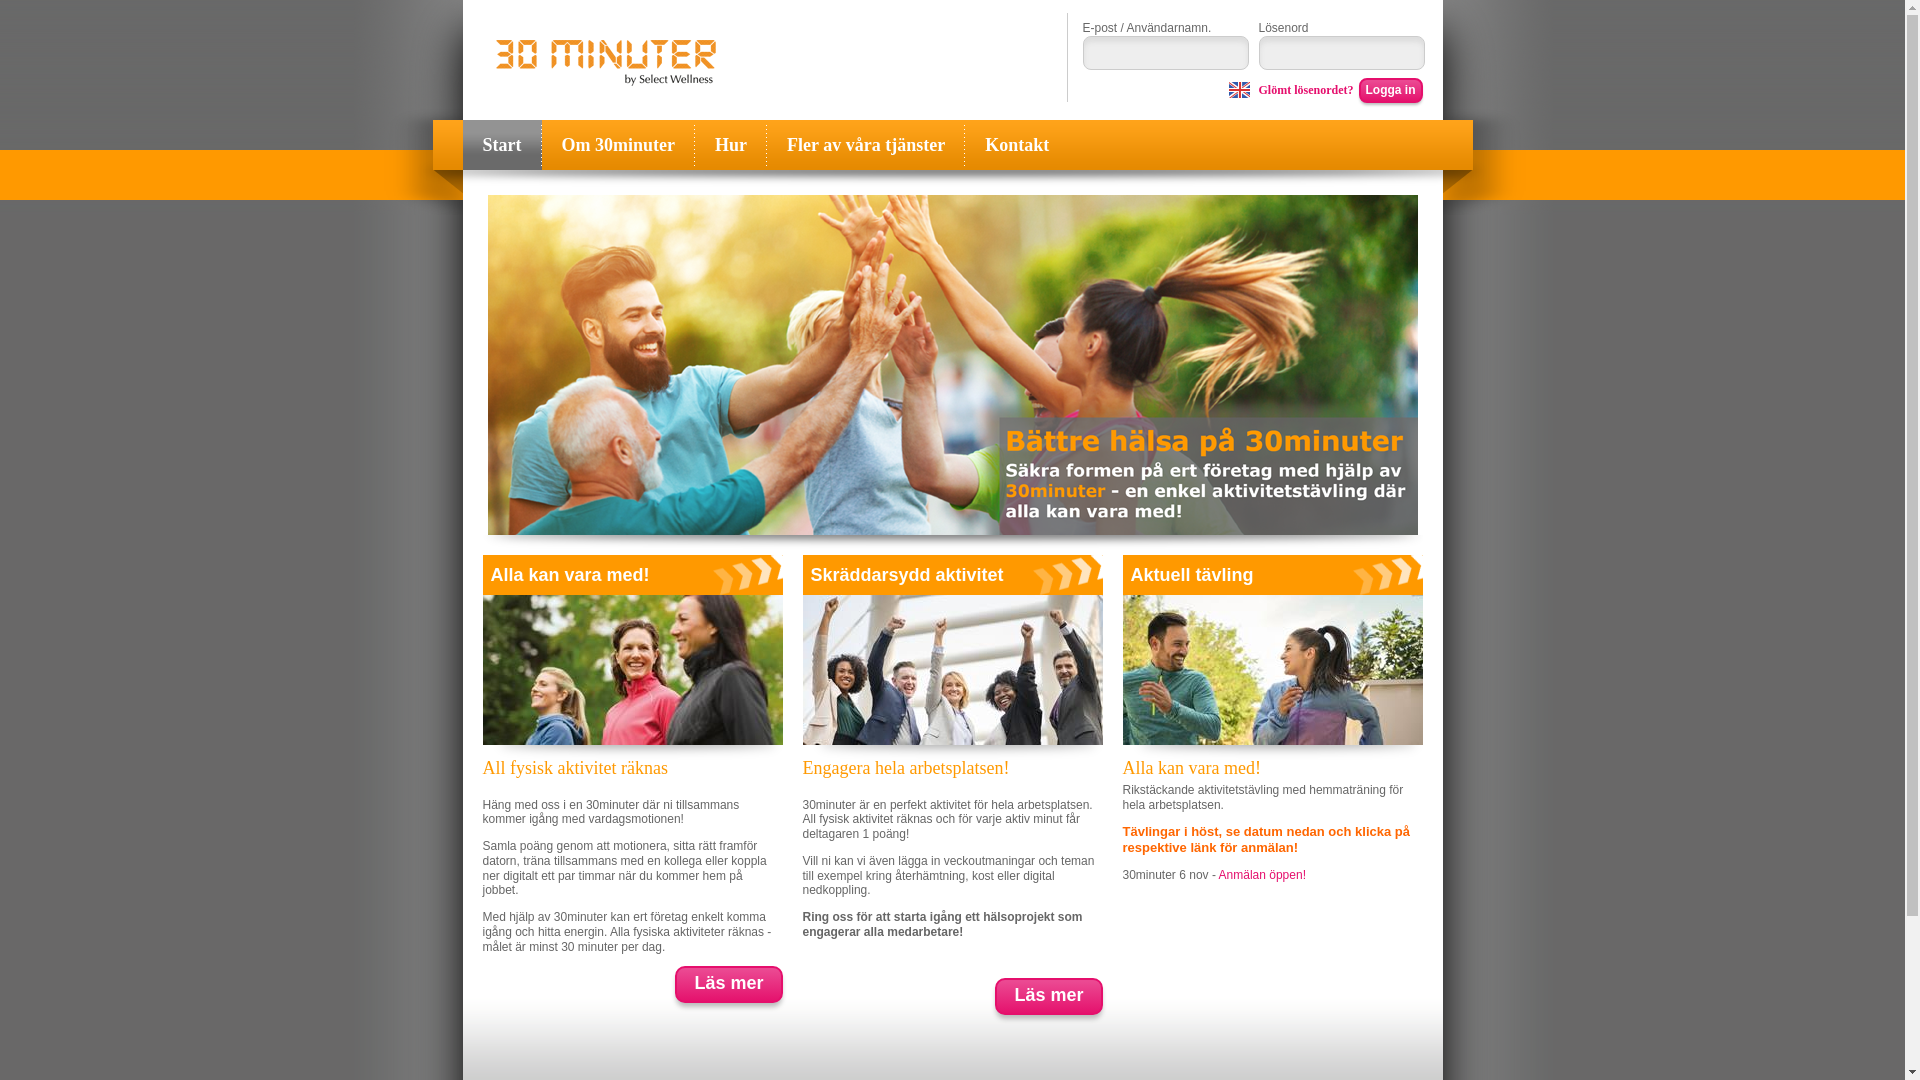 The width and height of the screenshot is (1920, 1080). Describe the element at coordinates (604, 61) in the screenshot. I see `'Tillbaka till startsidan'` at that location.